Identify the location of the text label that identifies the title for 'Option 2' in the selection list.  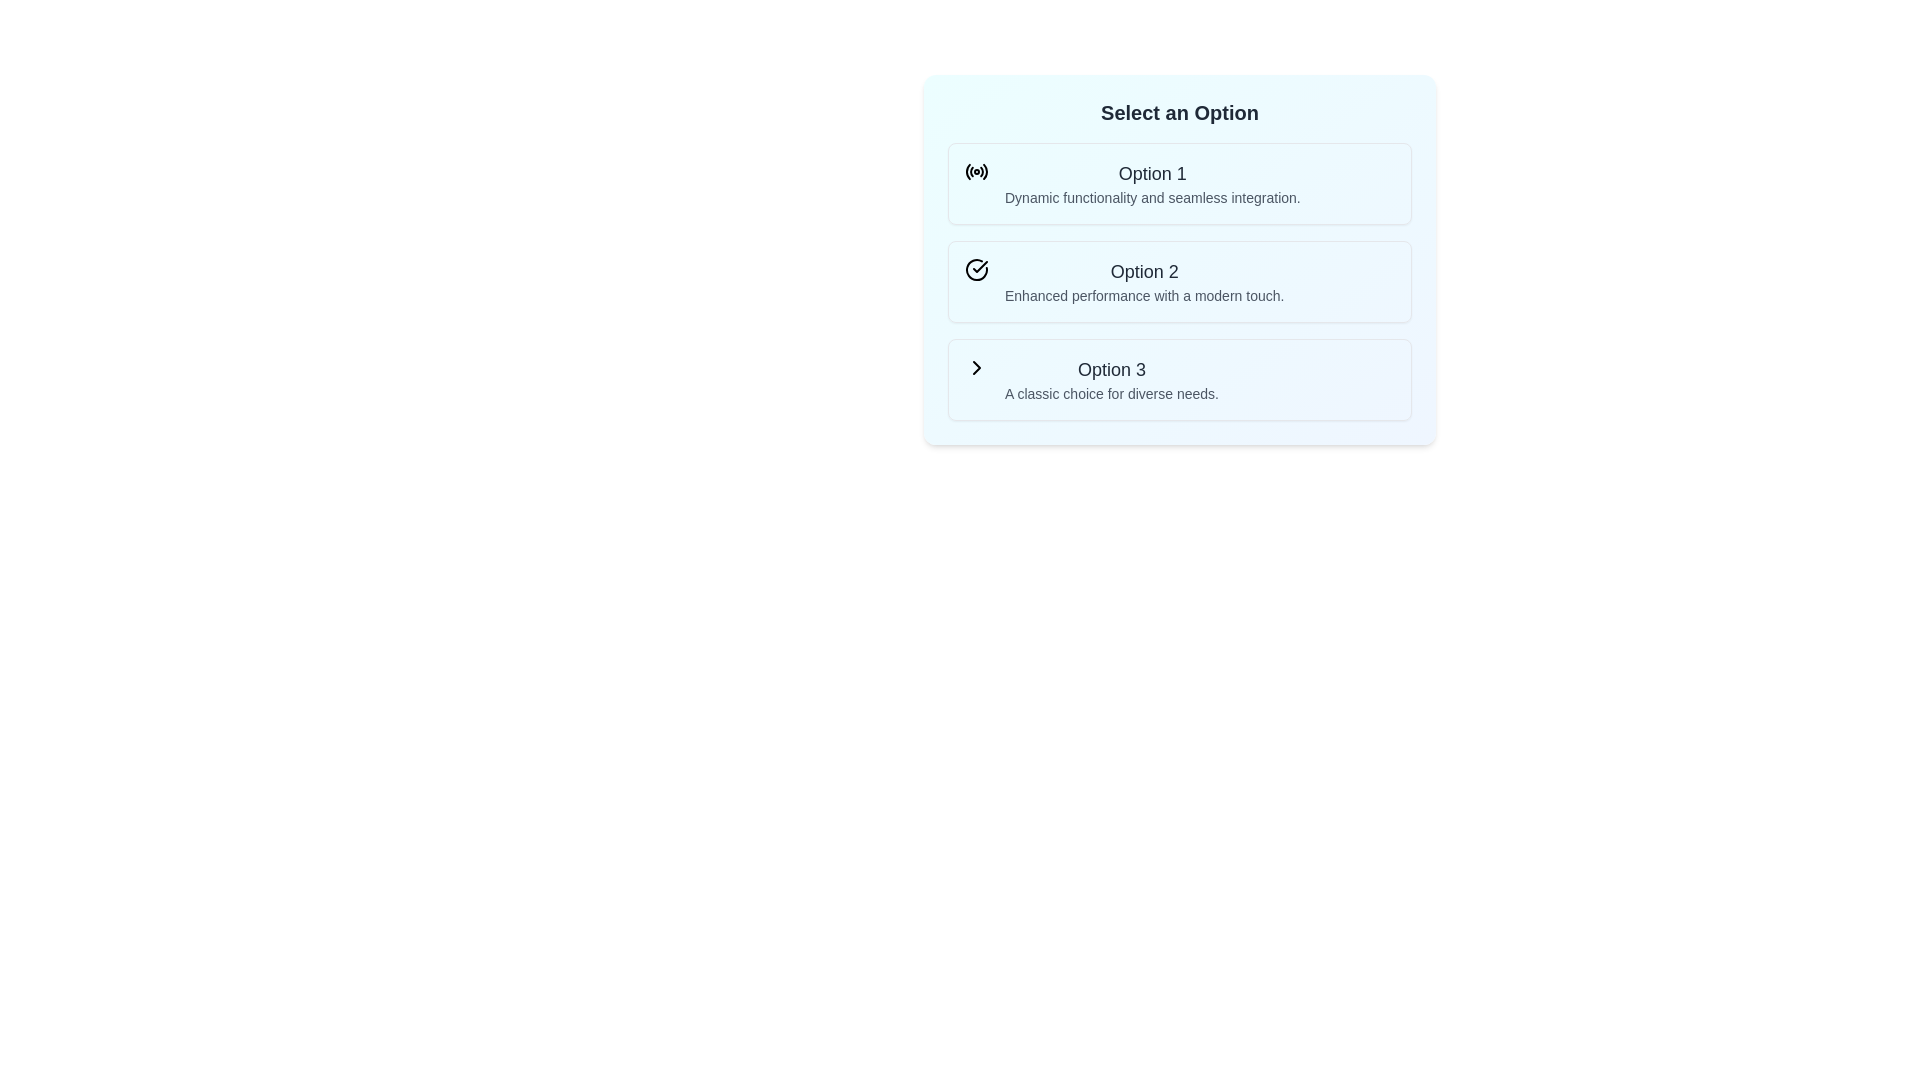
(1144, 272).